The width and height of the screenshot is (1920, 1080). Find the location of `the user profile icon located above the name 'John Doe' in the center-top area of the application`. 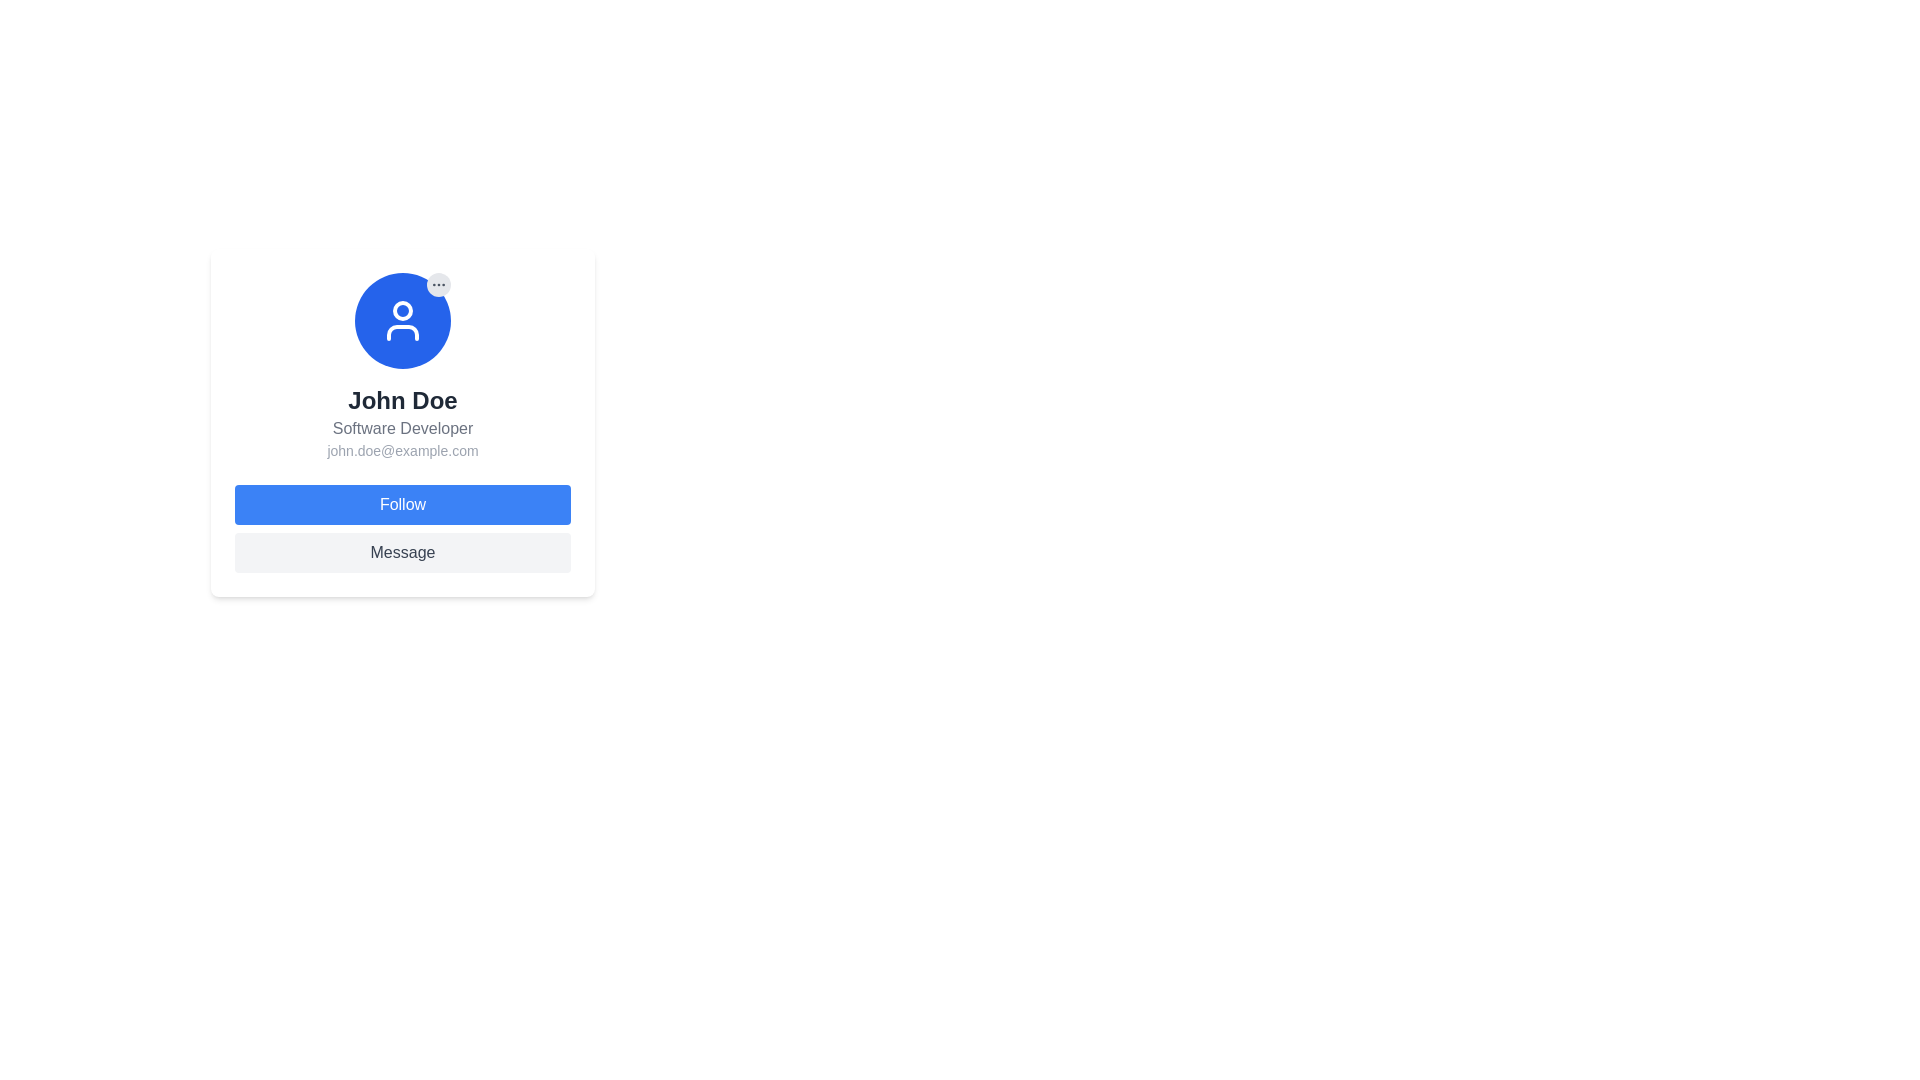

the user profile icon located above the name 'John Doe' in the center-top area of the application is located at coordinates (402, 319).